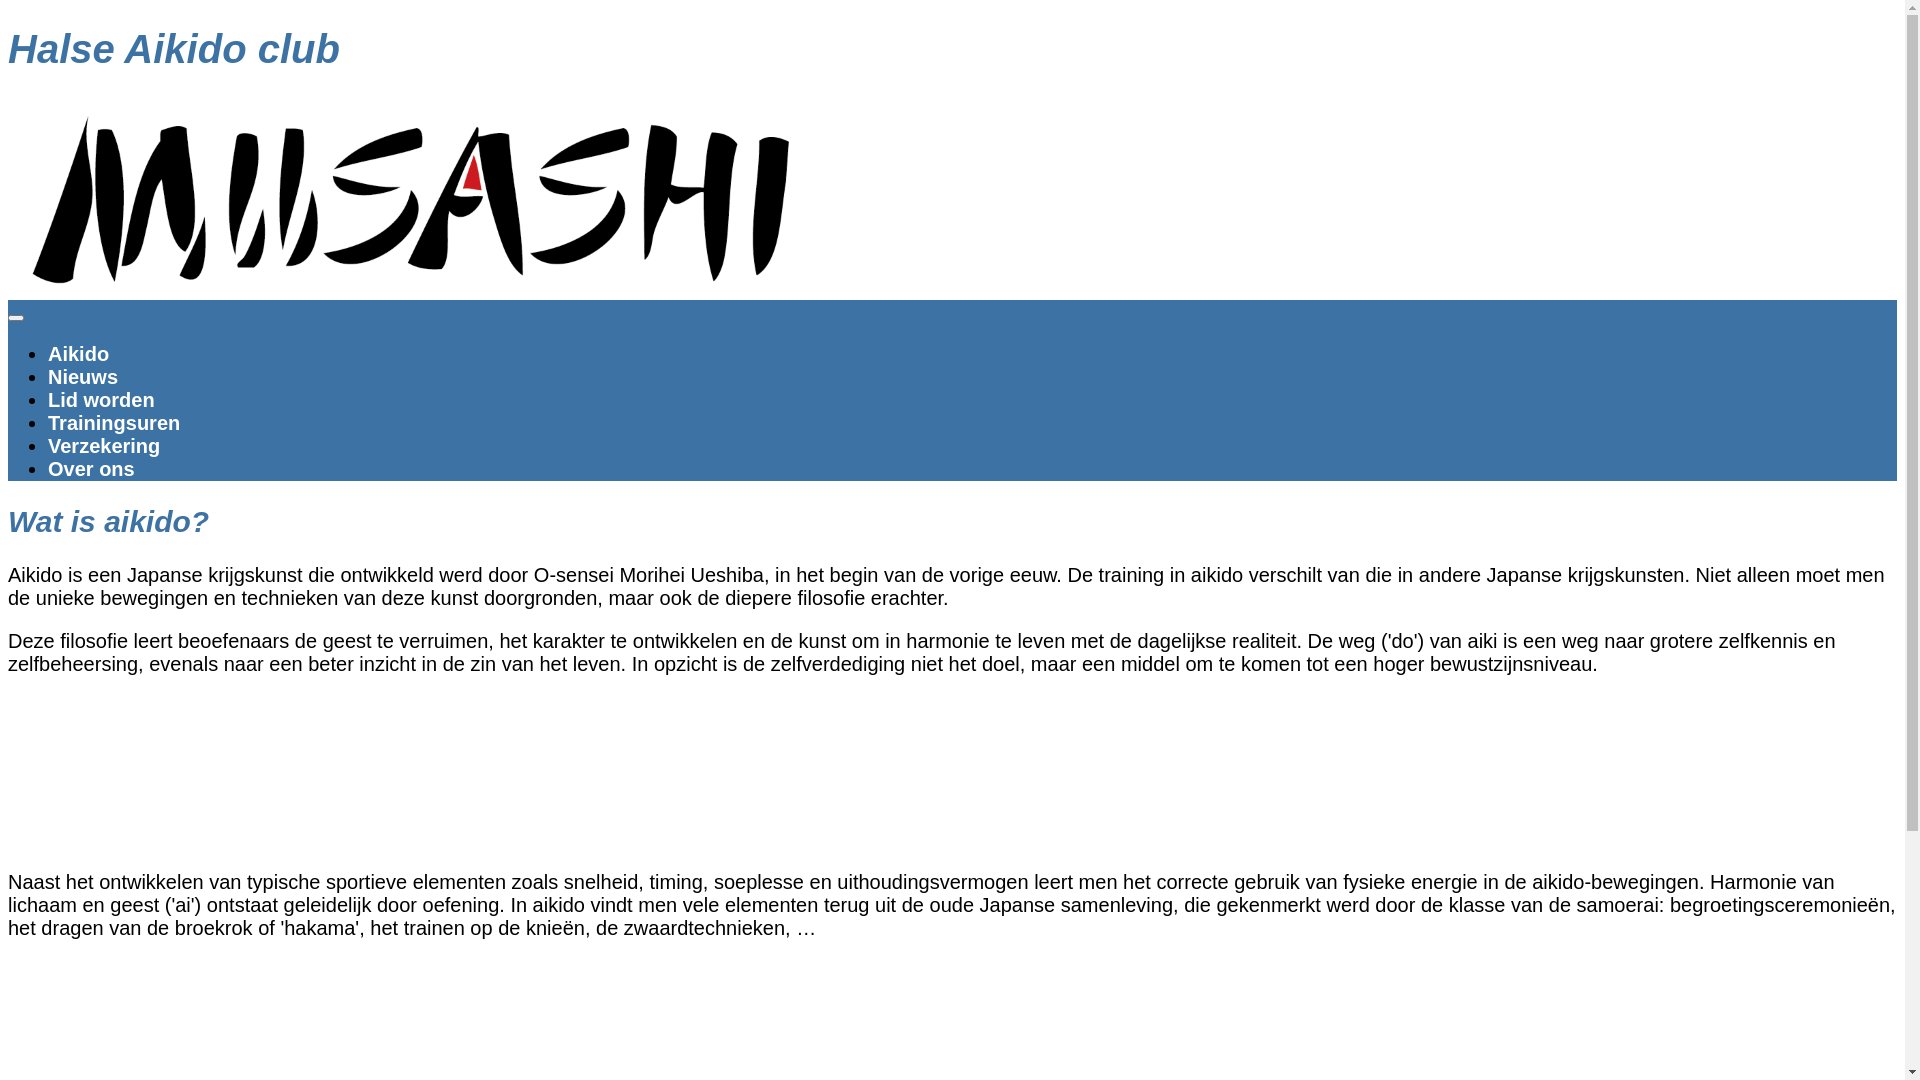  Describe the element at coordinates (48, 469) in the screenshot. I see `'Over ons'` at that location.